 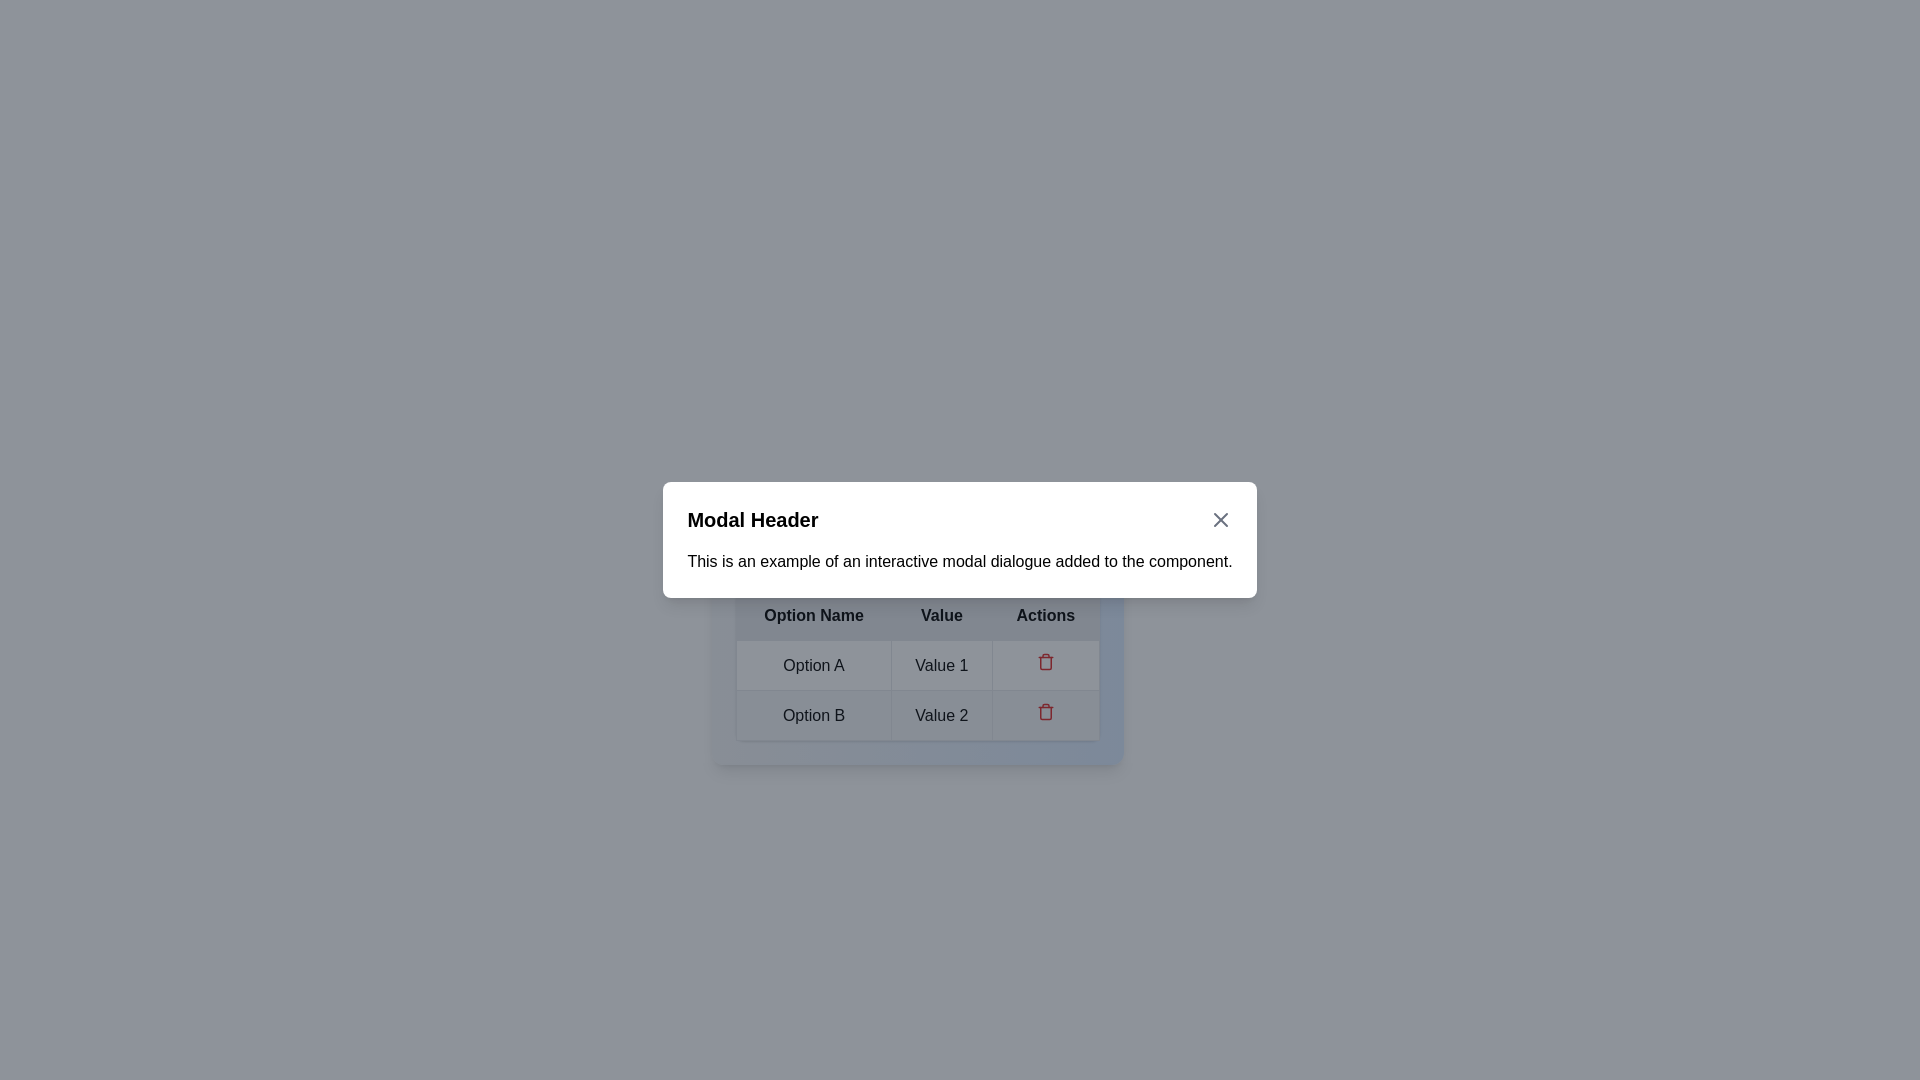 I want to click on the static text label displaying 'Value 2', located in the second row of the table under the 'Value' column, aligned with 'Option B', so click(x=940, y=714).